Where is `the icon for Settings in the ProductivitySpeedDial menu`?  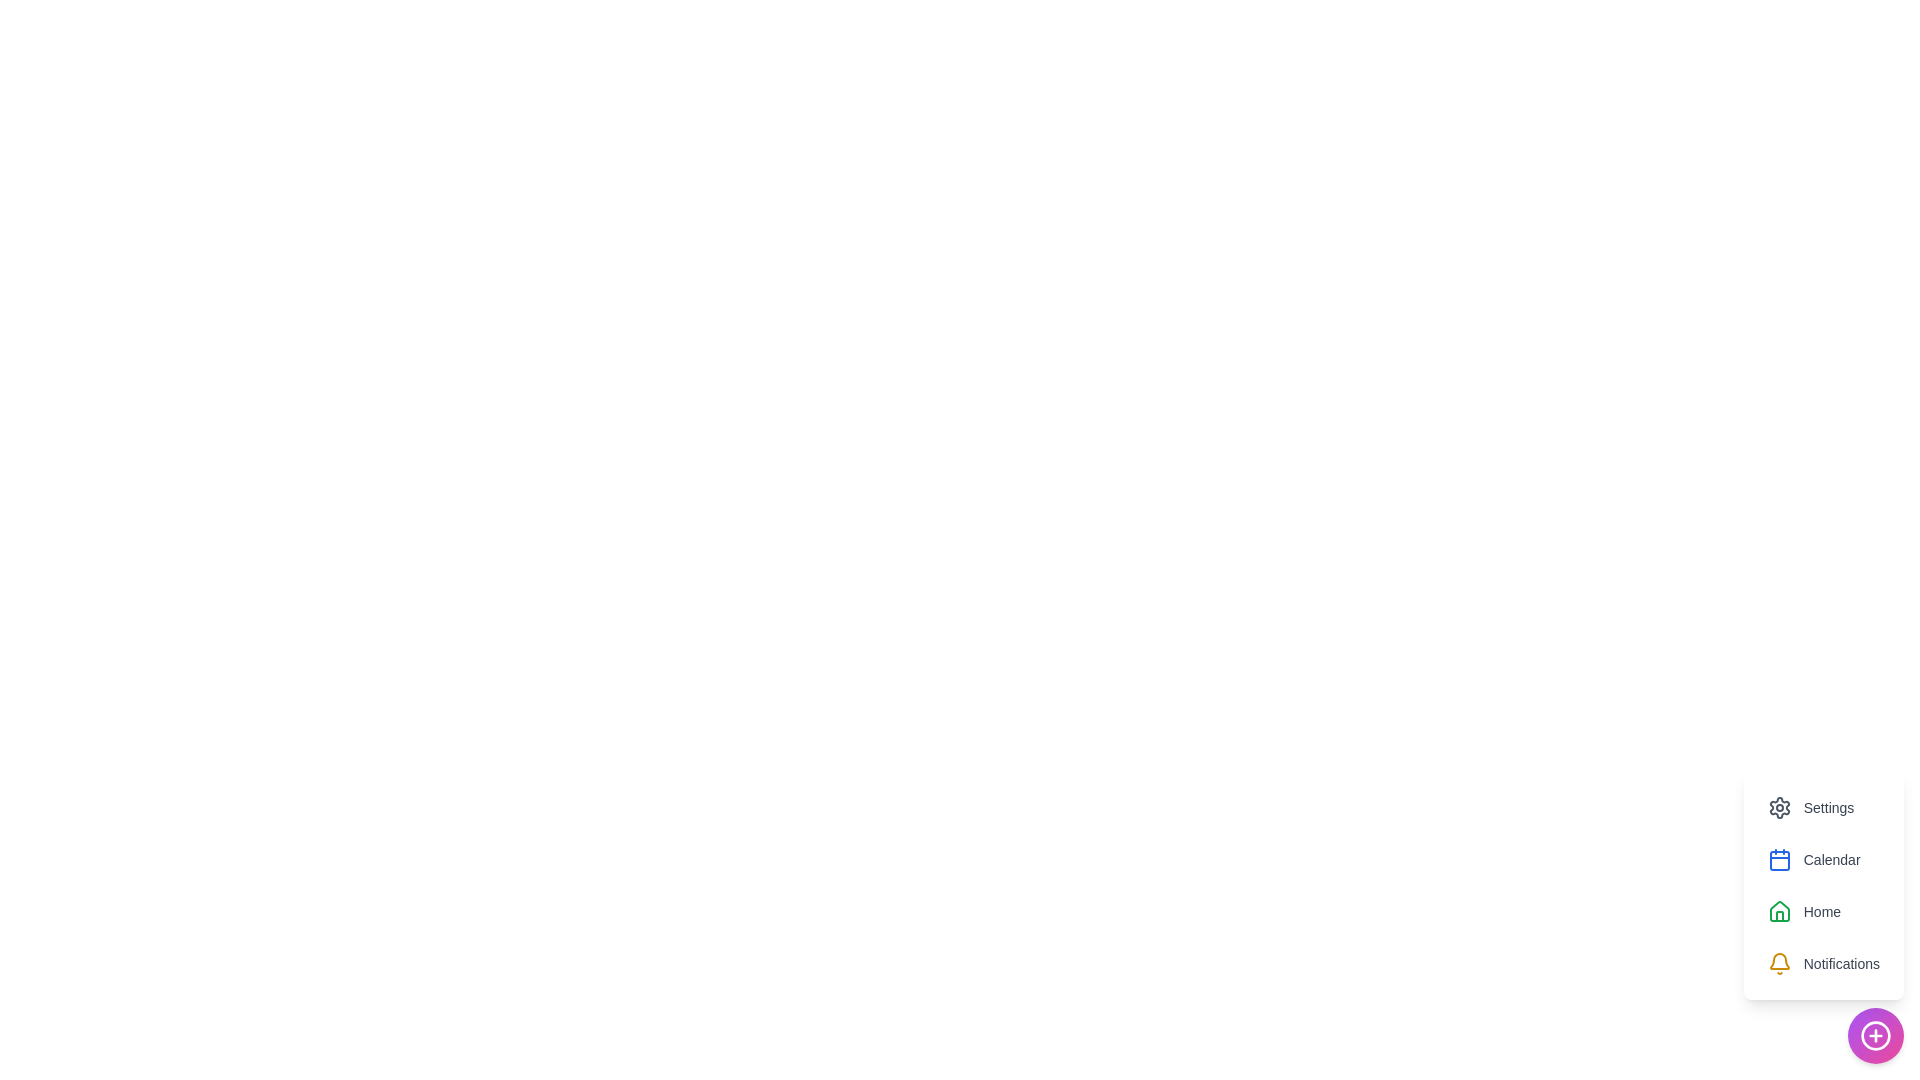
the icon for Settings in the ProductivitySpeedDial menu is located at coordinates (1779, 806).